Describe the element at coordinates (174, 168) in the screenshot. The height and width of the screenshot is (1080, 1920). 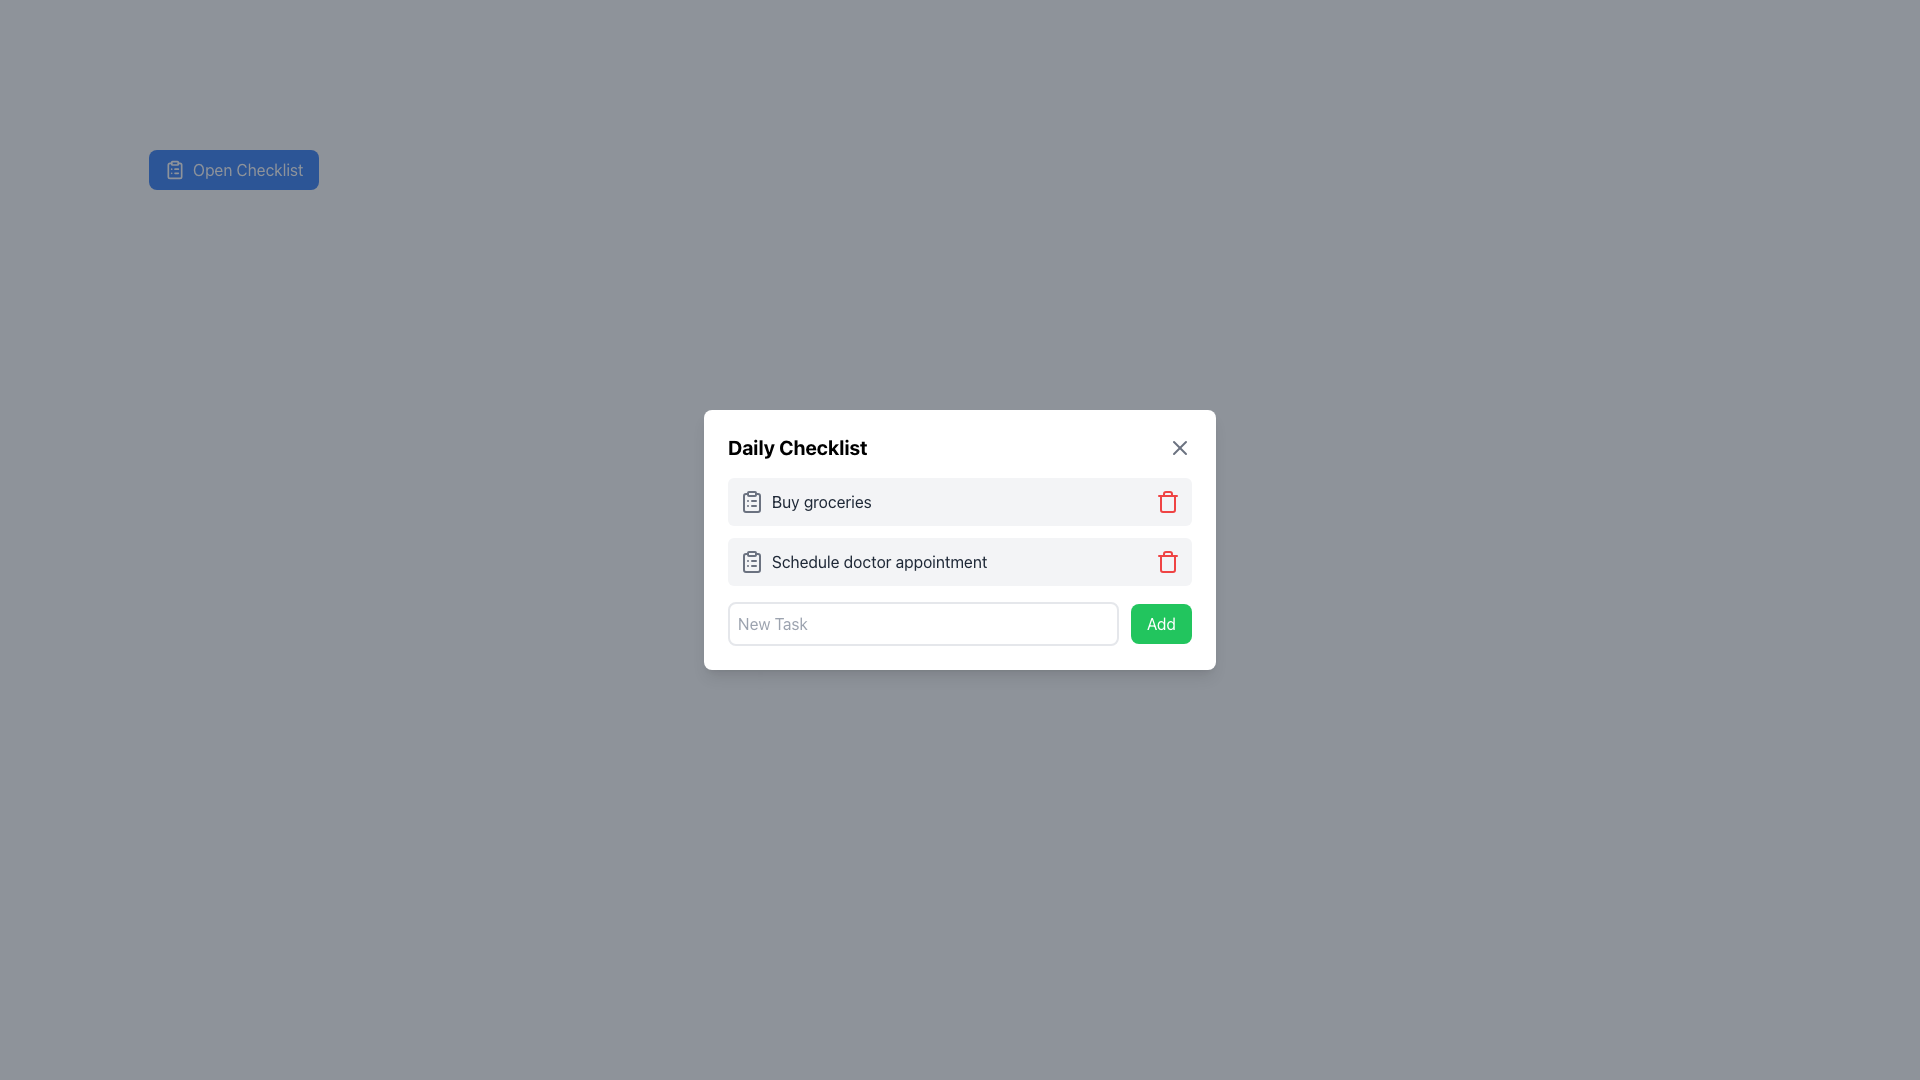
I see `the decorative clipboard icon that represents the 'Open Checklist' button, located to the left of the text 'Open Checklist' in the top center-left quadrant of the interface` at that location.